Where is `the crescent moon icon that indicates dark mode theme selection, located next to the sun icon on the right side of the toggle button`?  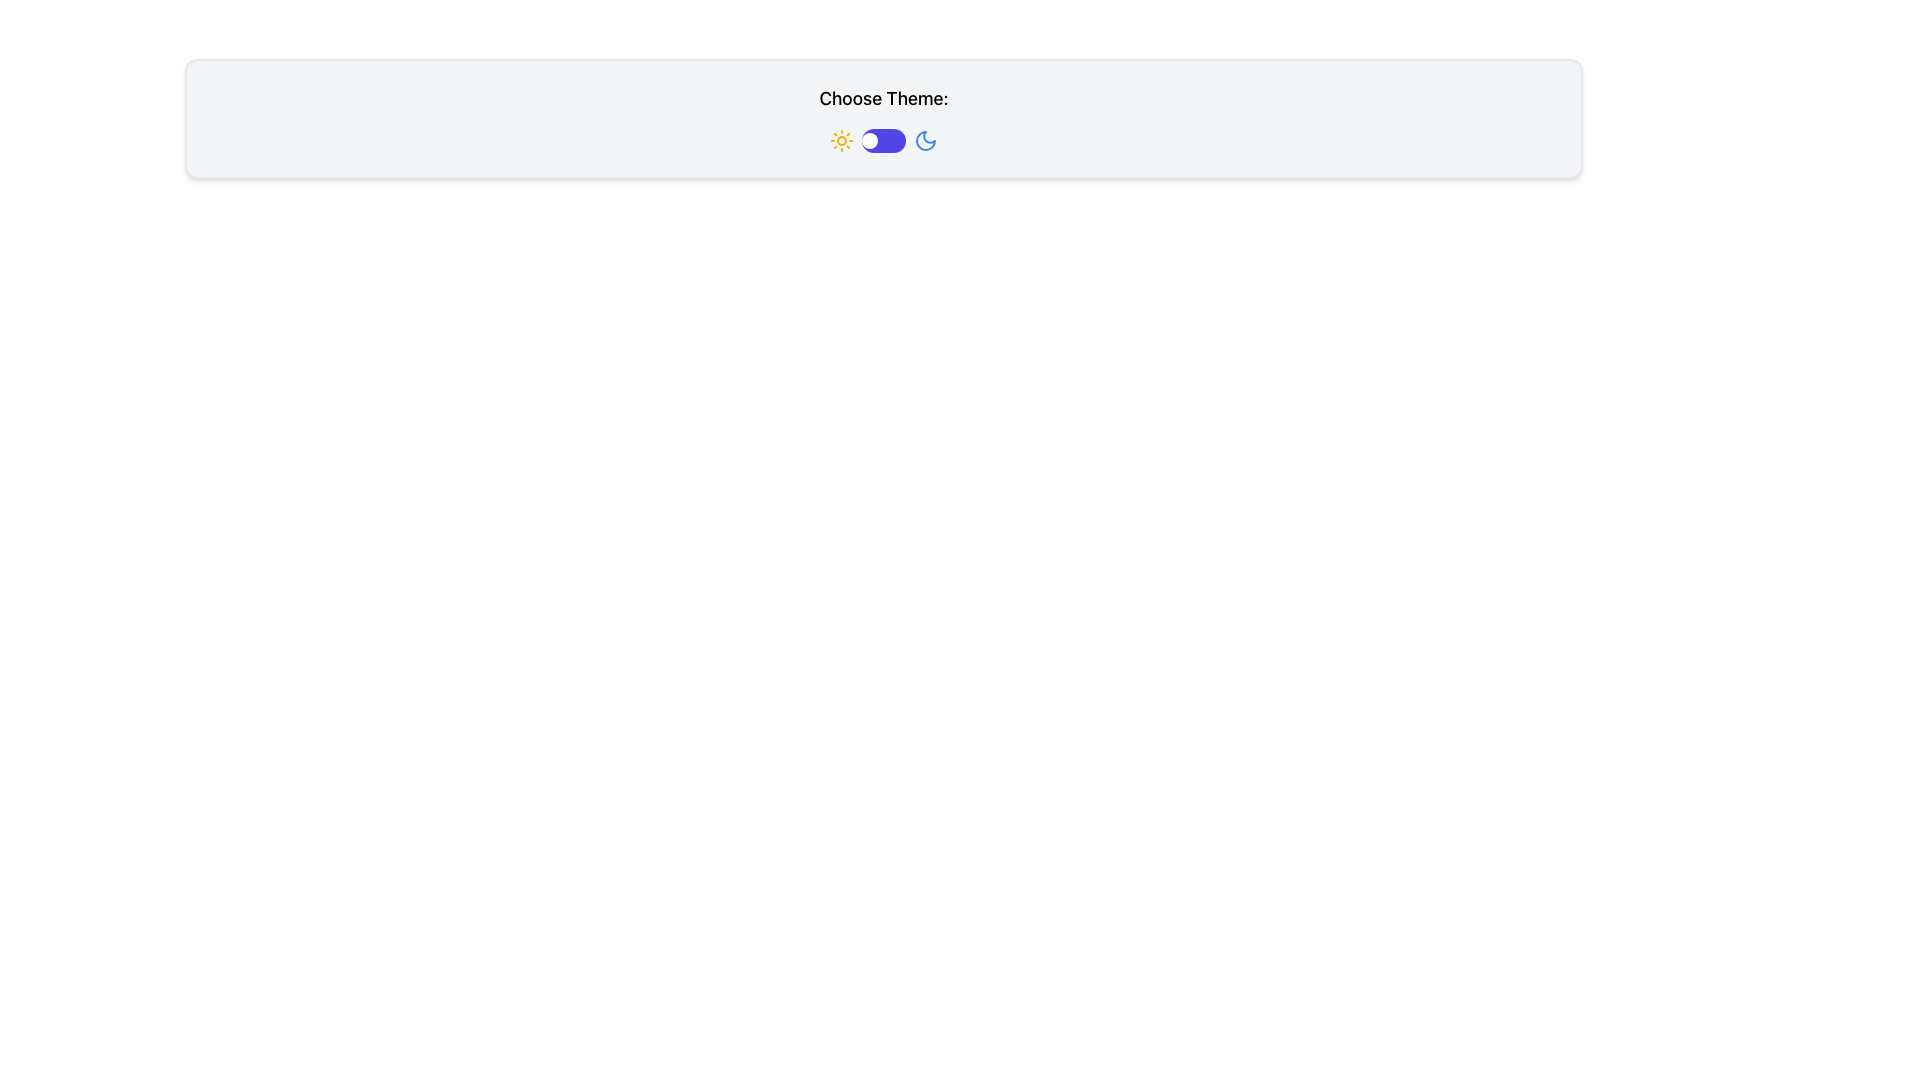 the crescent moon icon that indicates dark mode theme selection, located next to the sun icon on the right side of the toggle button is located at coordinates (925, 140).